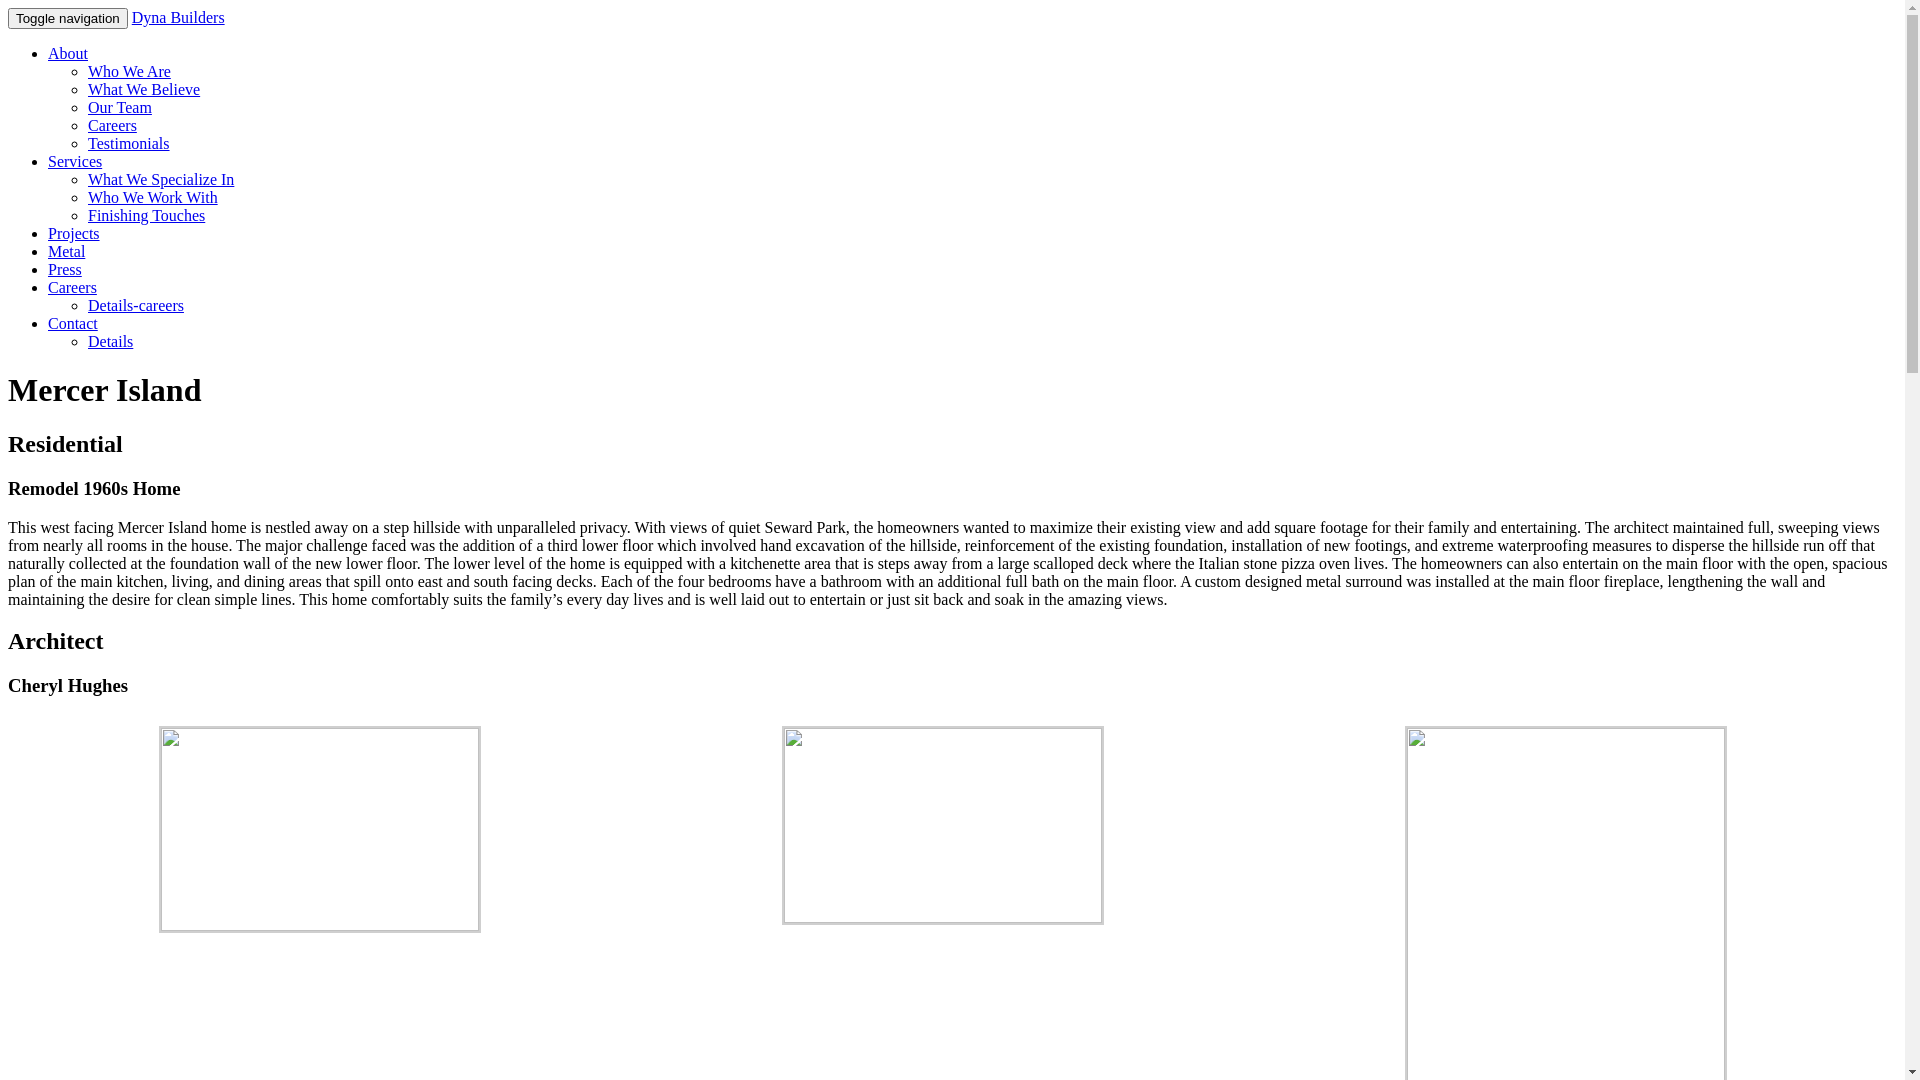 This screenshot has width=1920, height=1080. What do you see at coordinates (119, 107) in the screenshot?
I see `'Our Team'` at bounding box center [119, 107].